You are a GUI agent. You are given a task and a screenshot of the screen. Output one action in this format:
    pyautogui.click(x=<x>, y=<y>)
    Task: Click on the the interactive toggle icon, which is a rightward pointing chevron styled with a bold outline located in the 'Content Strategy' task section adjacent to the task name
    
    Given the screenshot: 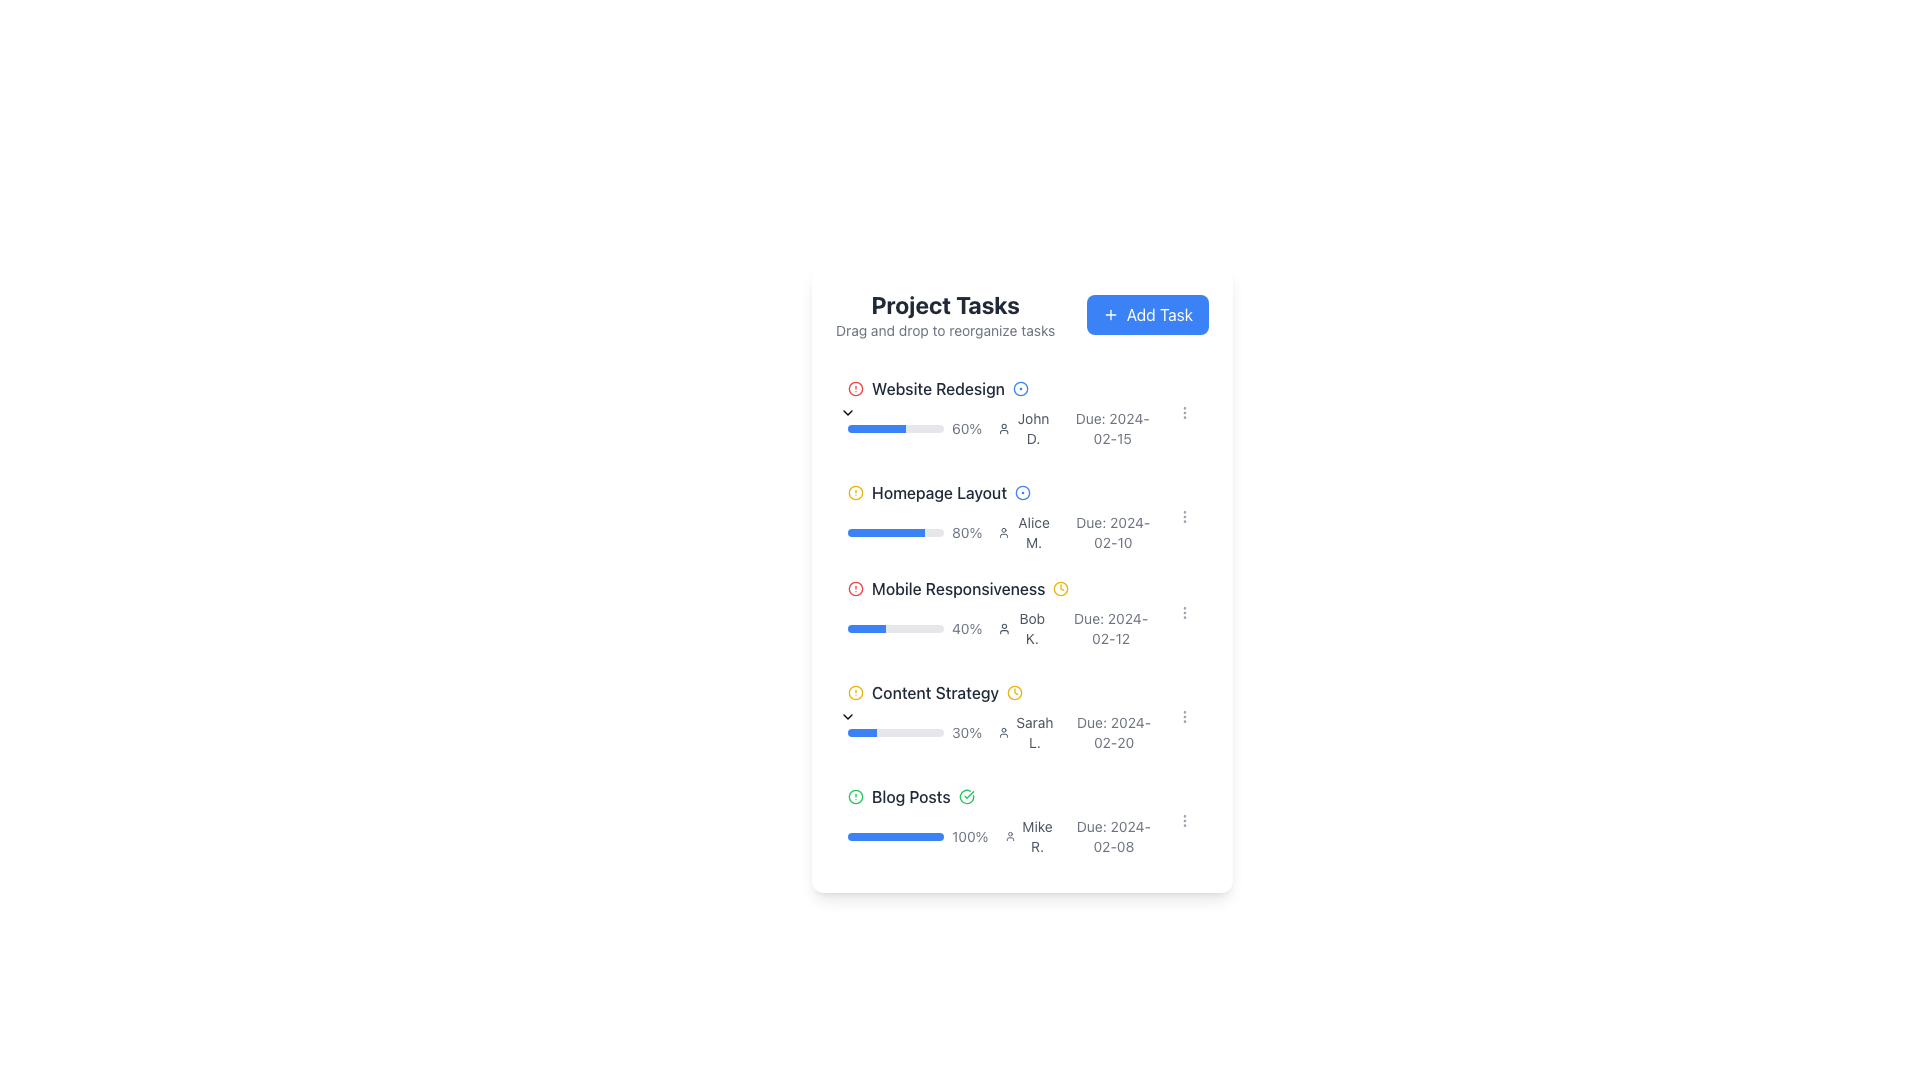 What is the action you would take?
    pyautogui.click(x=848, y=716)
    